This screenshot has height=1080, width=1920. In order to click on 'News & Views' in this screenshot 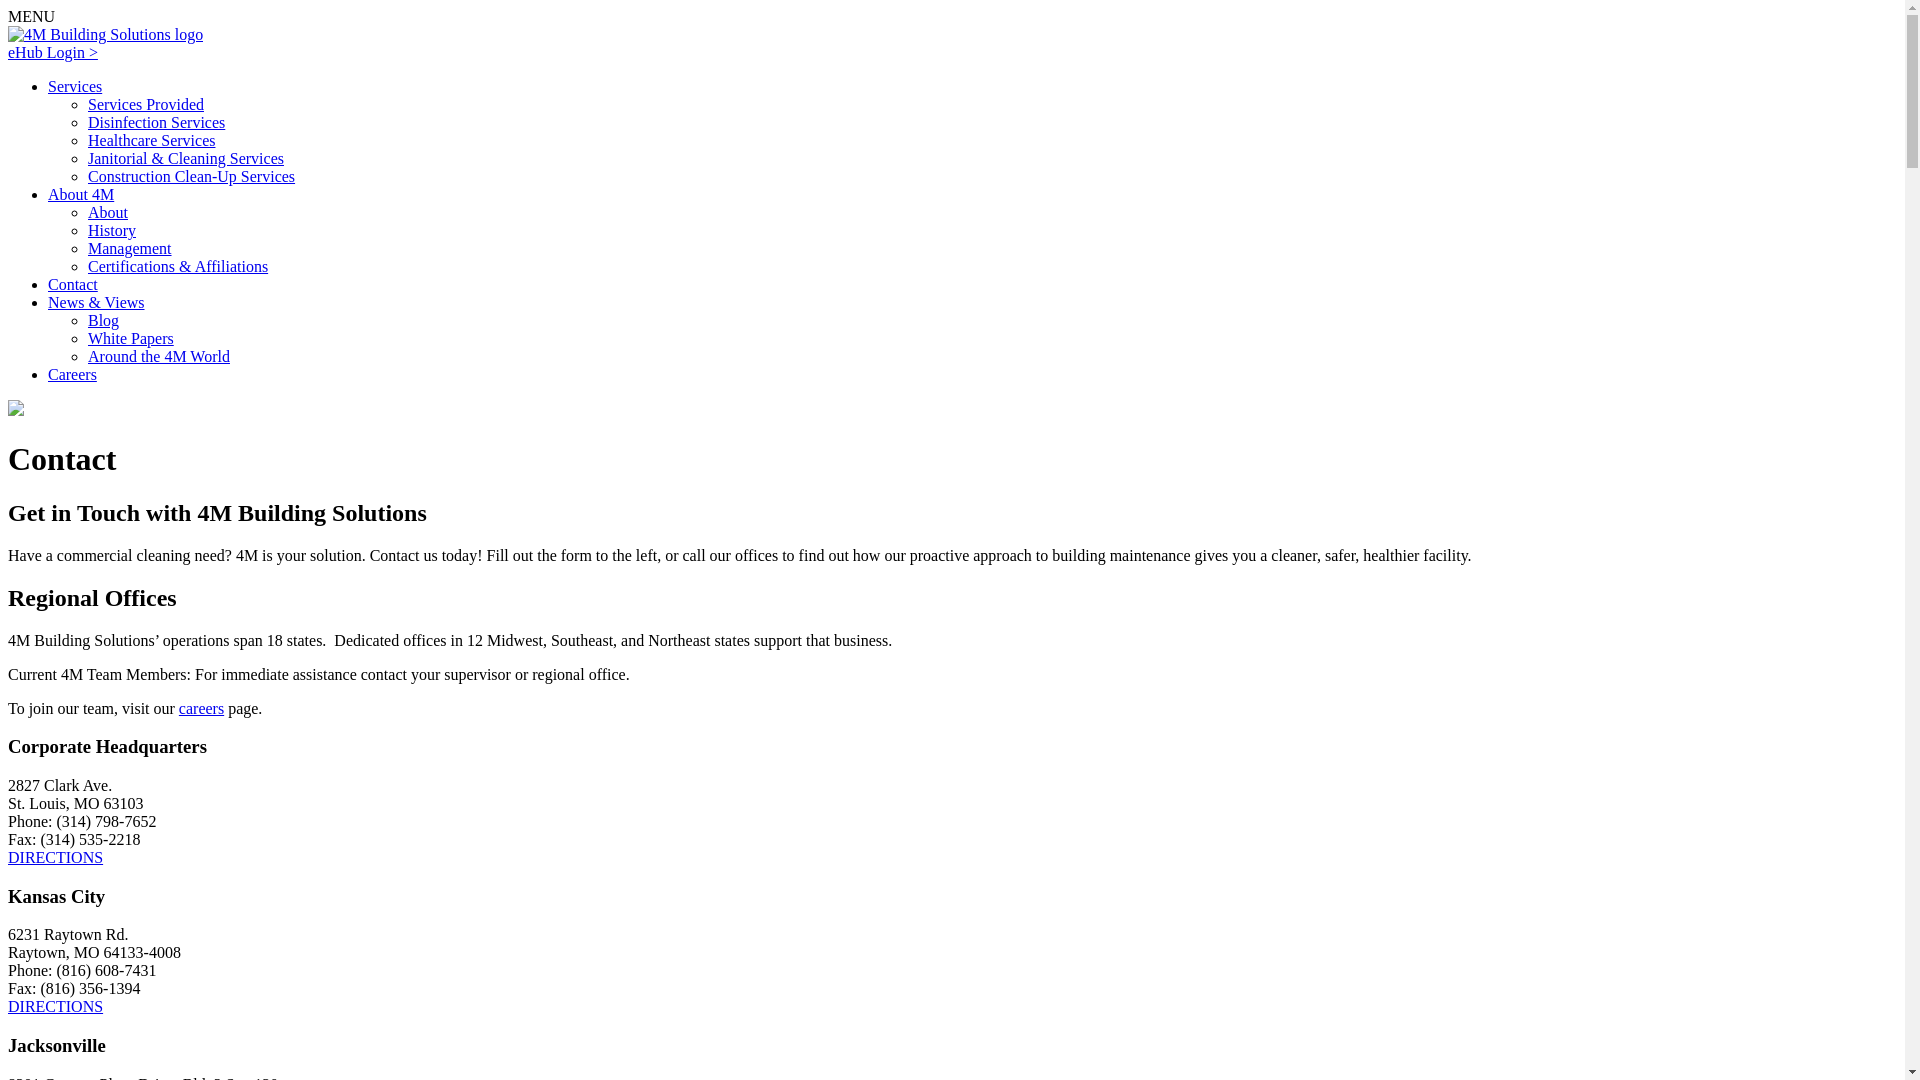, I will do `click(95, 302)`.